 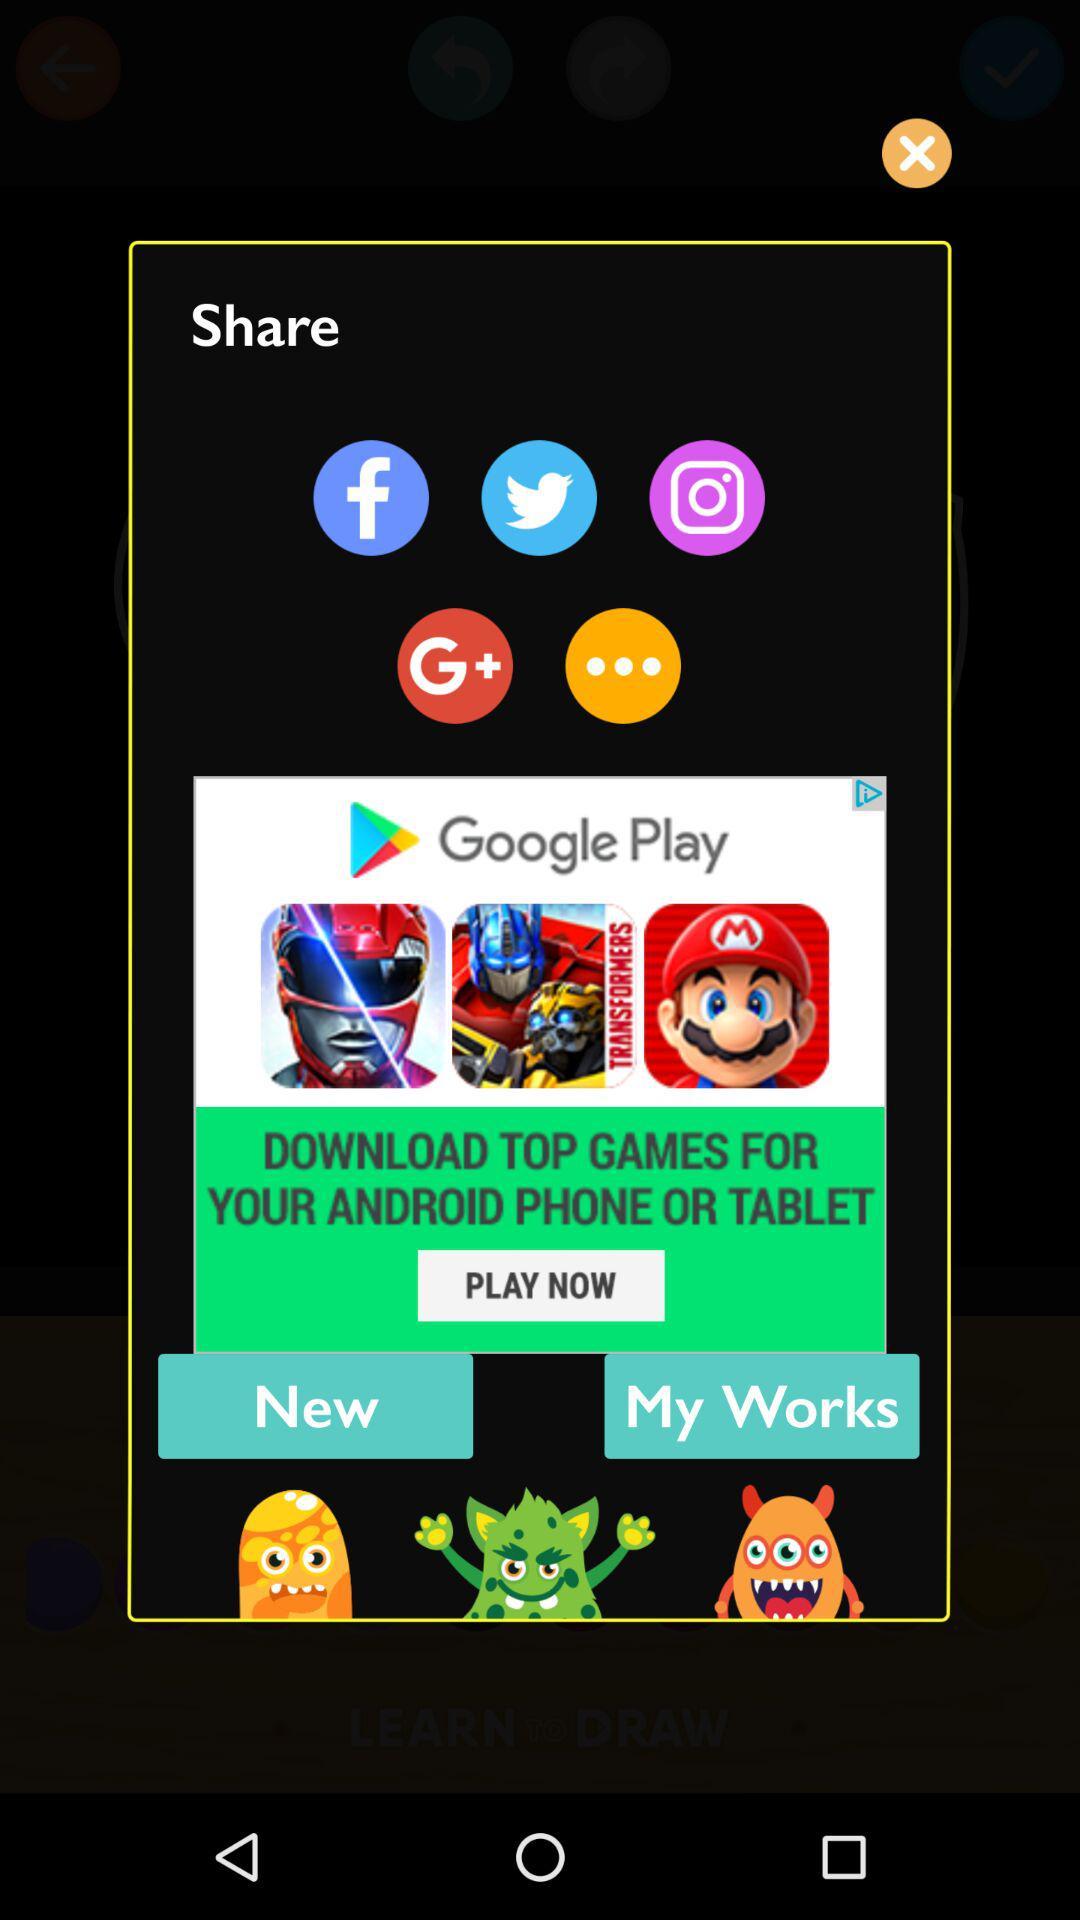 What do you see at coordinates (1011, 68) in the screenshot?
I see `the check icon` at bounding box center [1011, 68].